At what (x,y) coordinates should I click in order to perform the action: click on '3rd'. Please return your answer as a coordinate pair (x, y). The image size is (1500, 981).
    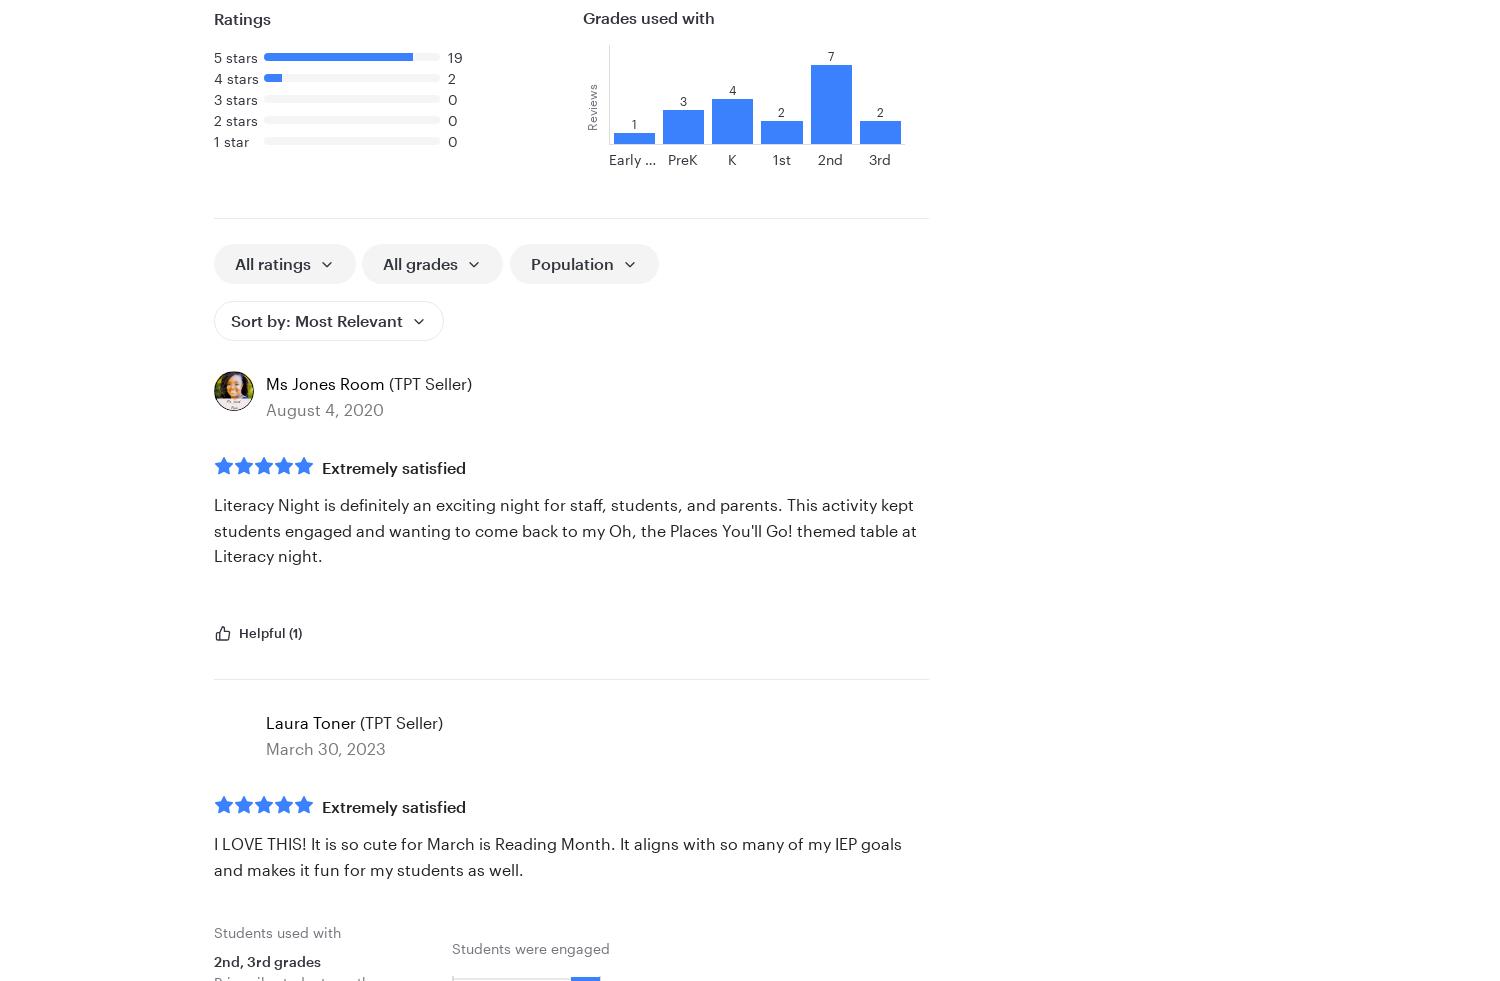
    Looking at the image, I should click on (880, 158).